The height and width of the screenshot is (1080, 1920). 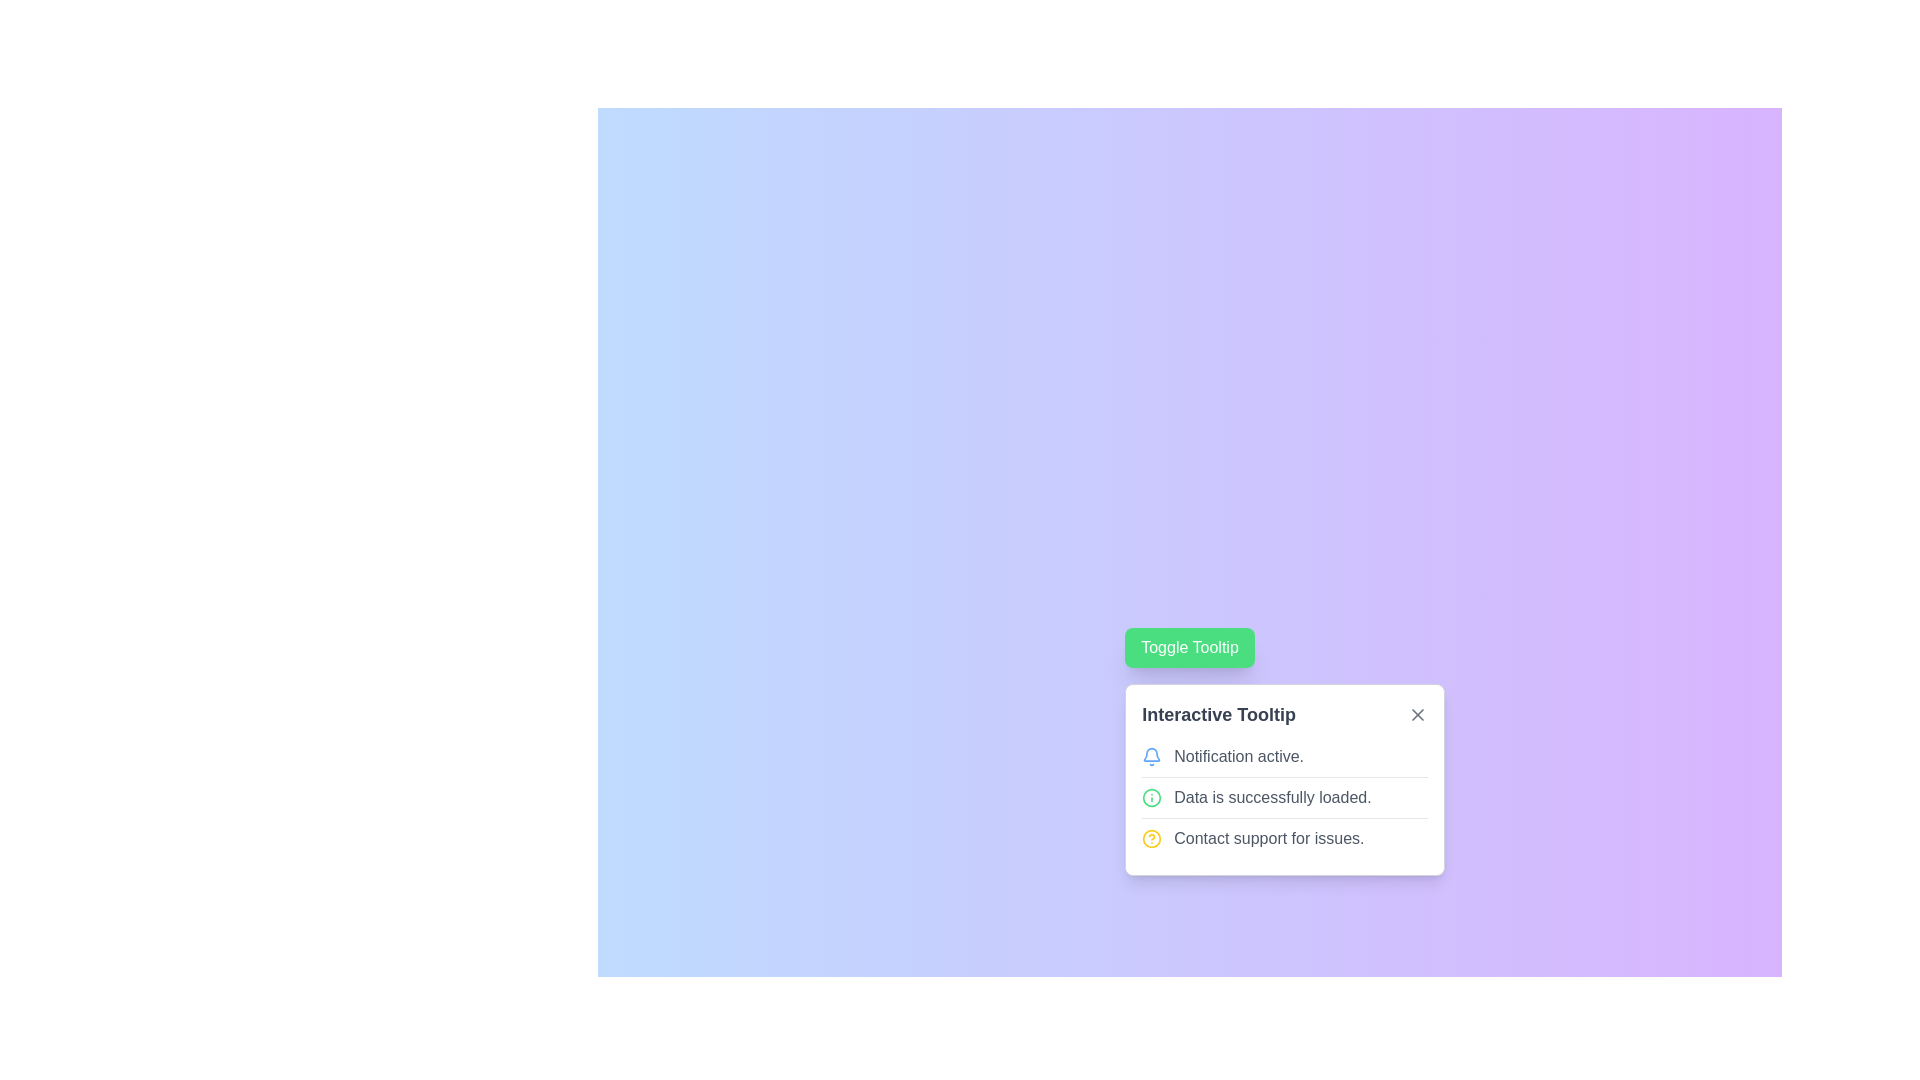 I want to click on the close icon button in the top-right corner of the 'Interactive Tooltip', so click(x=1417, y=713).